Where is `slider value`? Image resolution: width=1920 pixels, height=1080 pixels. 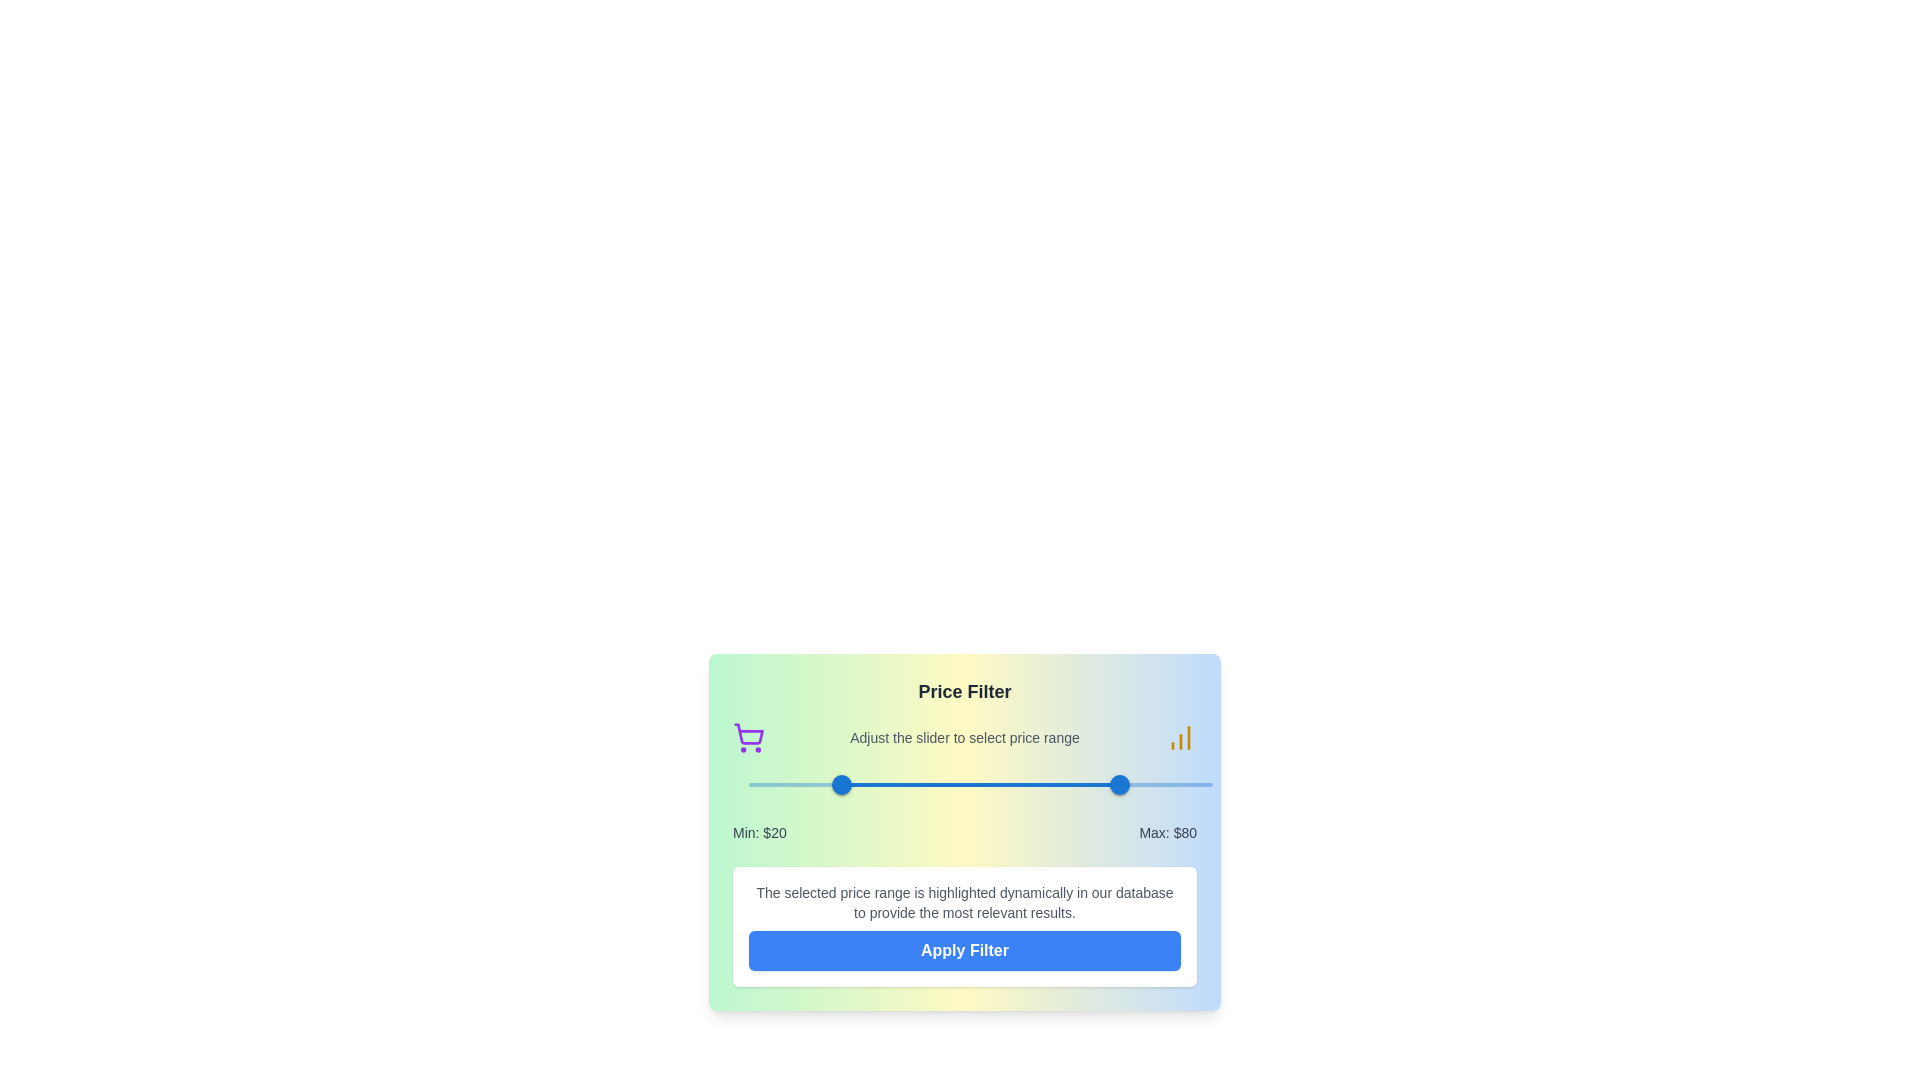 slider value is located at coordinates (1129, 784).